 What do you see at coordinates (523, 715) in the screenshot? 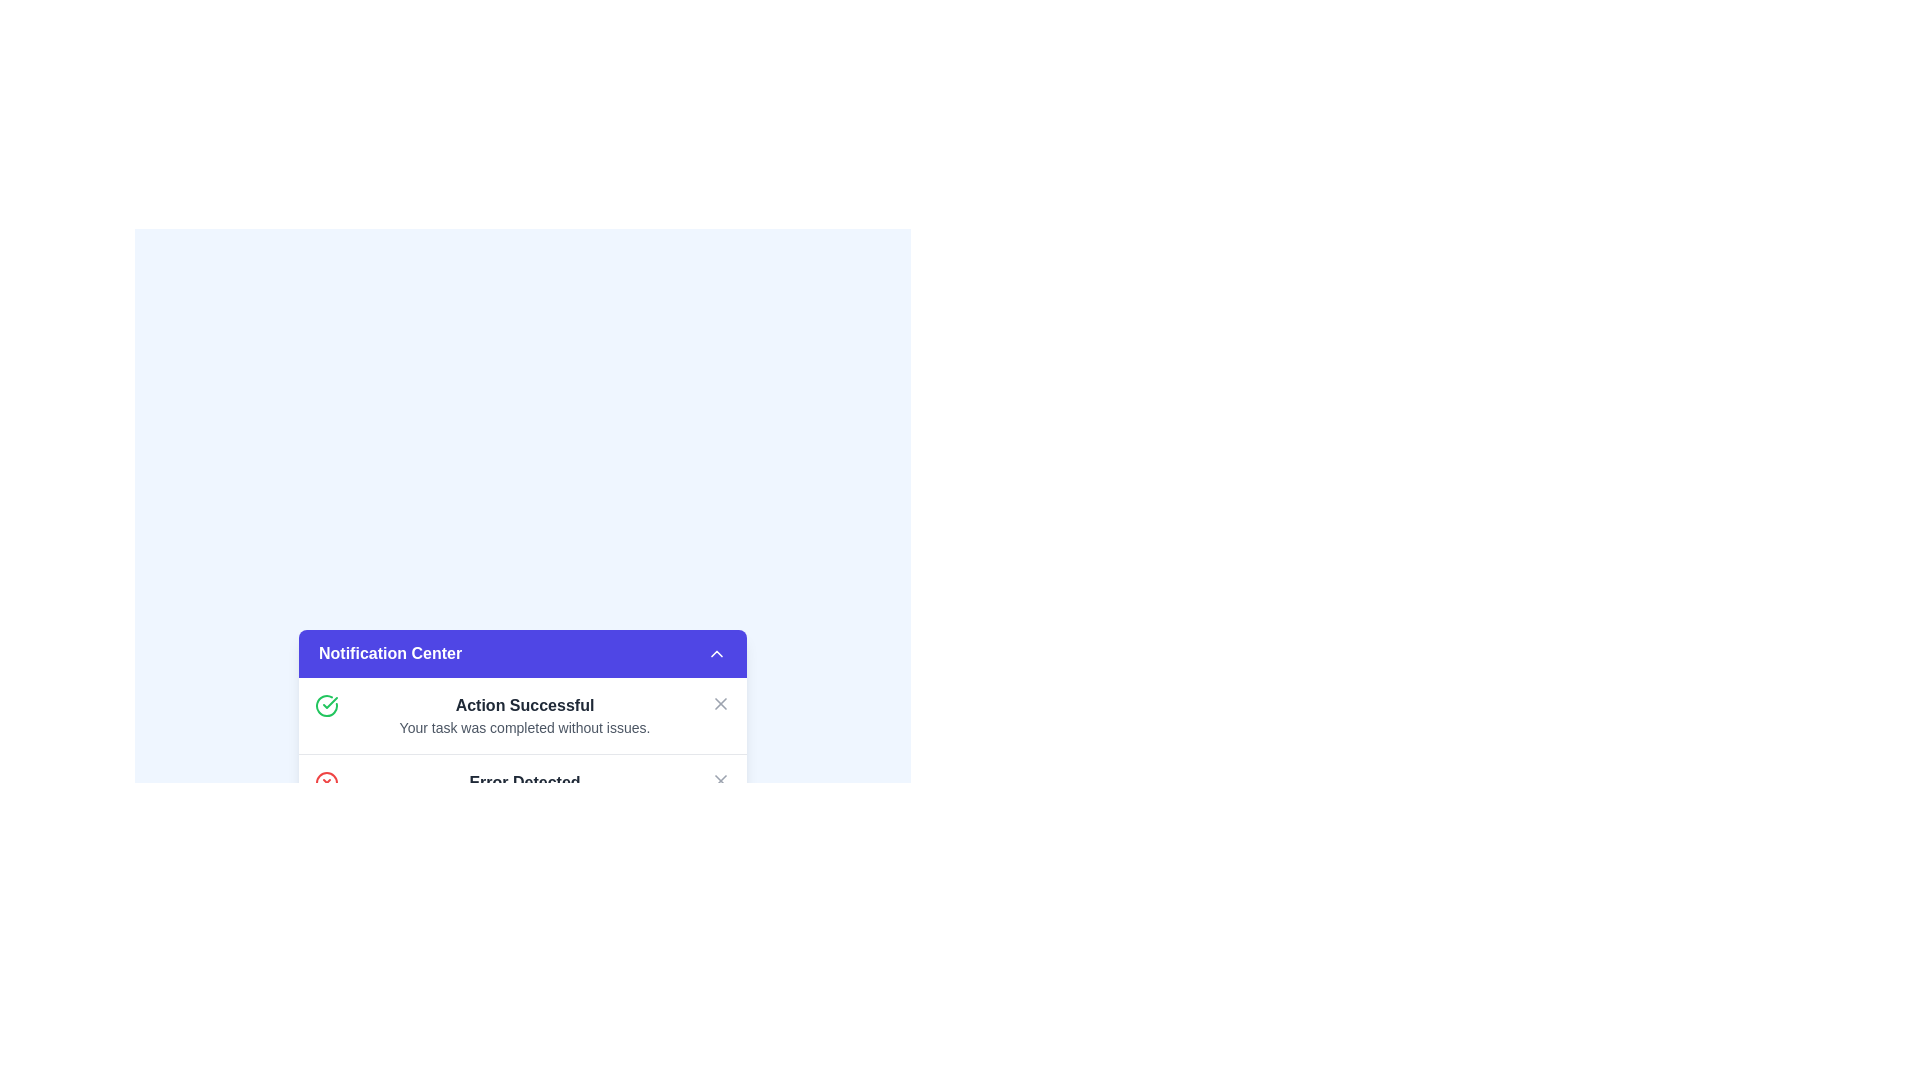
I see `success message from the Notification item that displays 'Action Successful' and the message 'Your task was completed without issues.'` at bounding box center [523, 715].